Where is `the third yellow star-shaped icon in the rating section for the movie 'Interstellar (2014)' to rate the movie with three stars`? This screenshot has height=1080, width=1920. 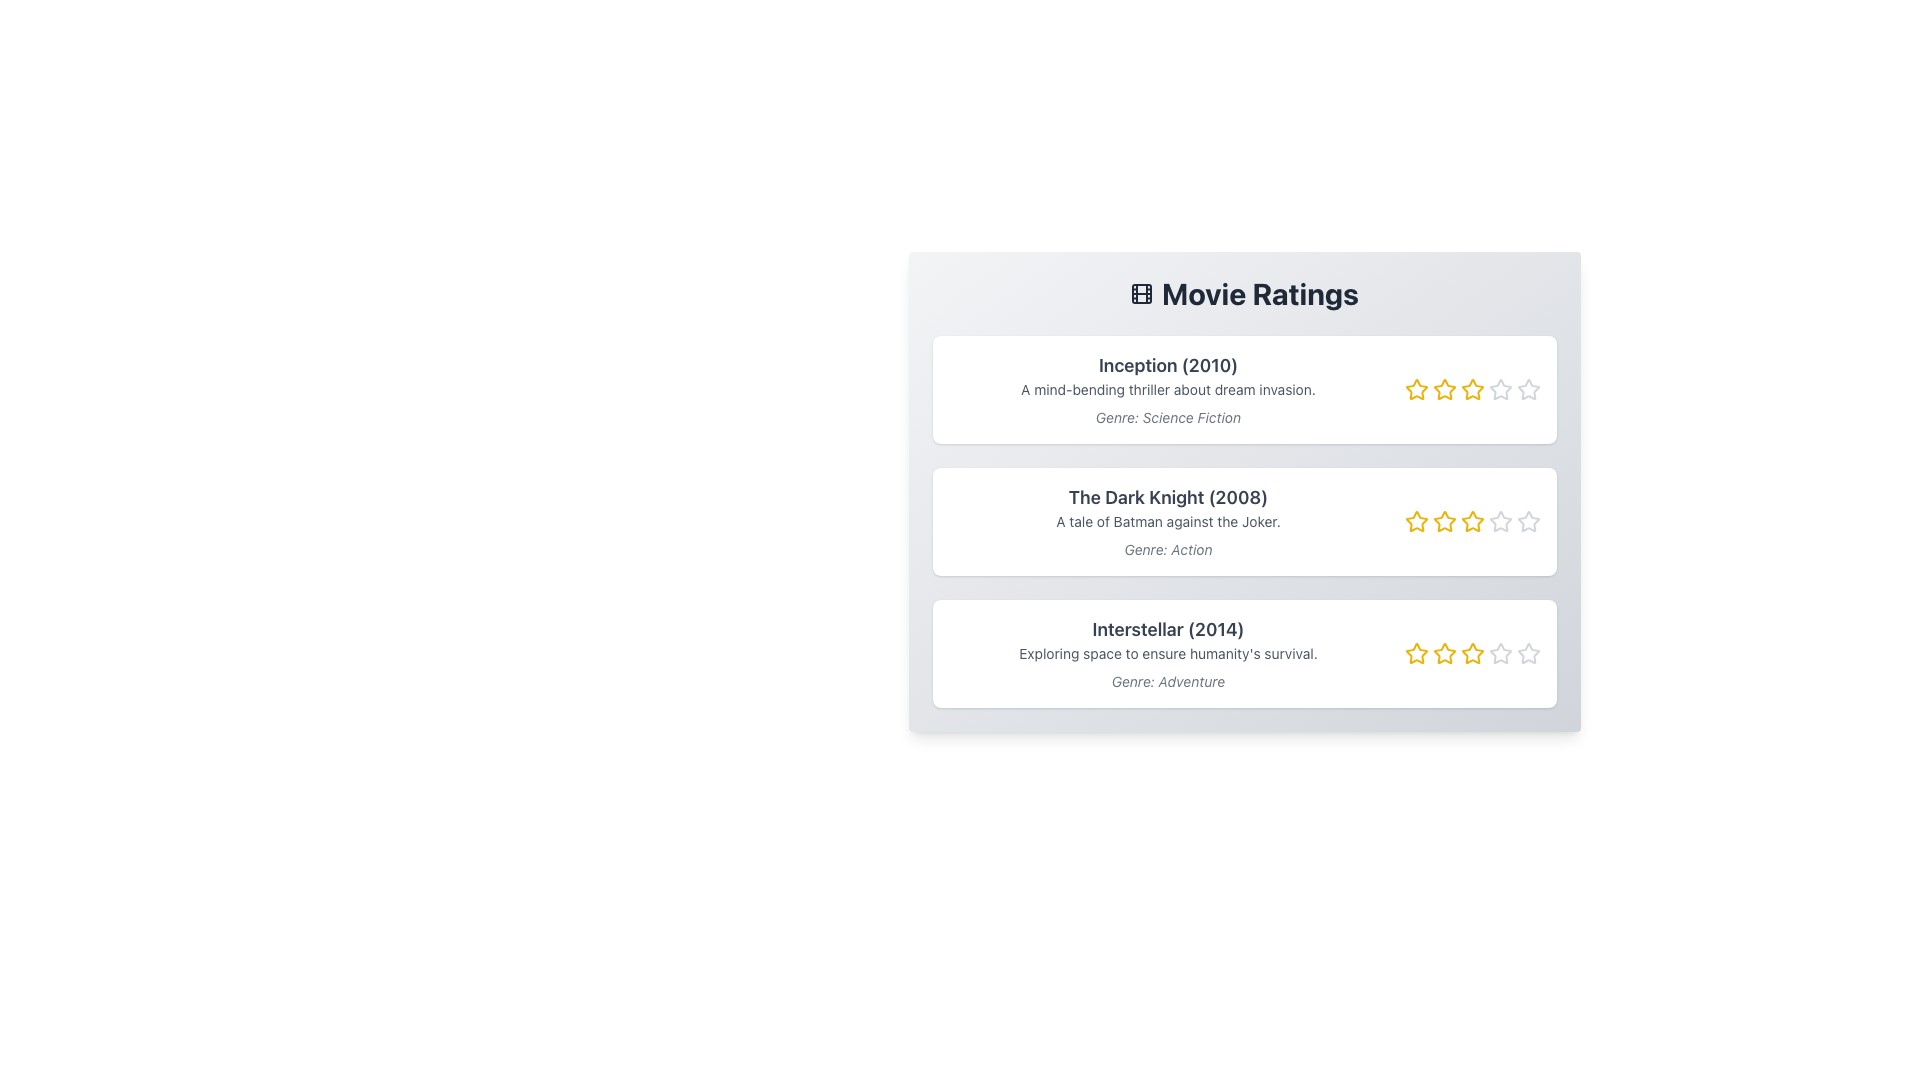 the third yellow star-shaped icon in the rating section for the movie 'Interstellar (2014)' to rate the movie with three stars is located at coordinates (1444, 654).